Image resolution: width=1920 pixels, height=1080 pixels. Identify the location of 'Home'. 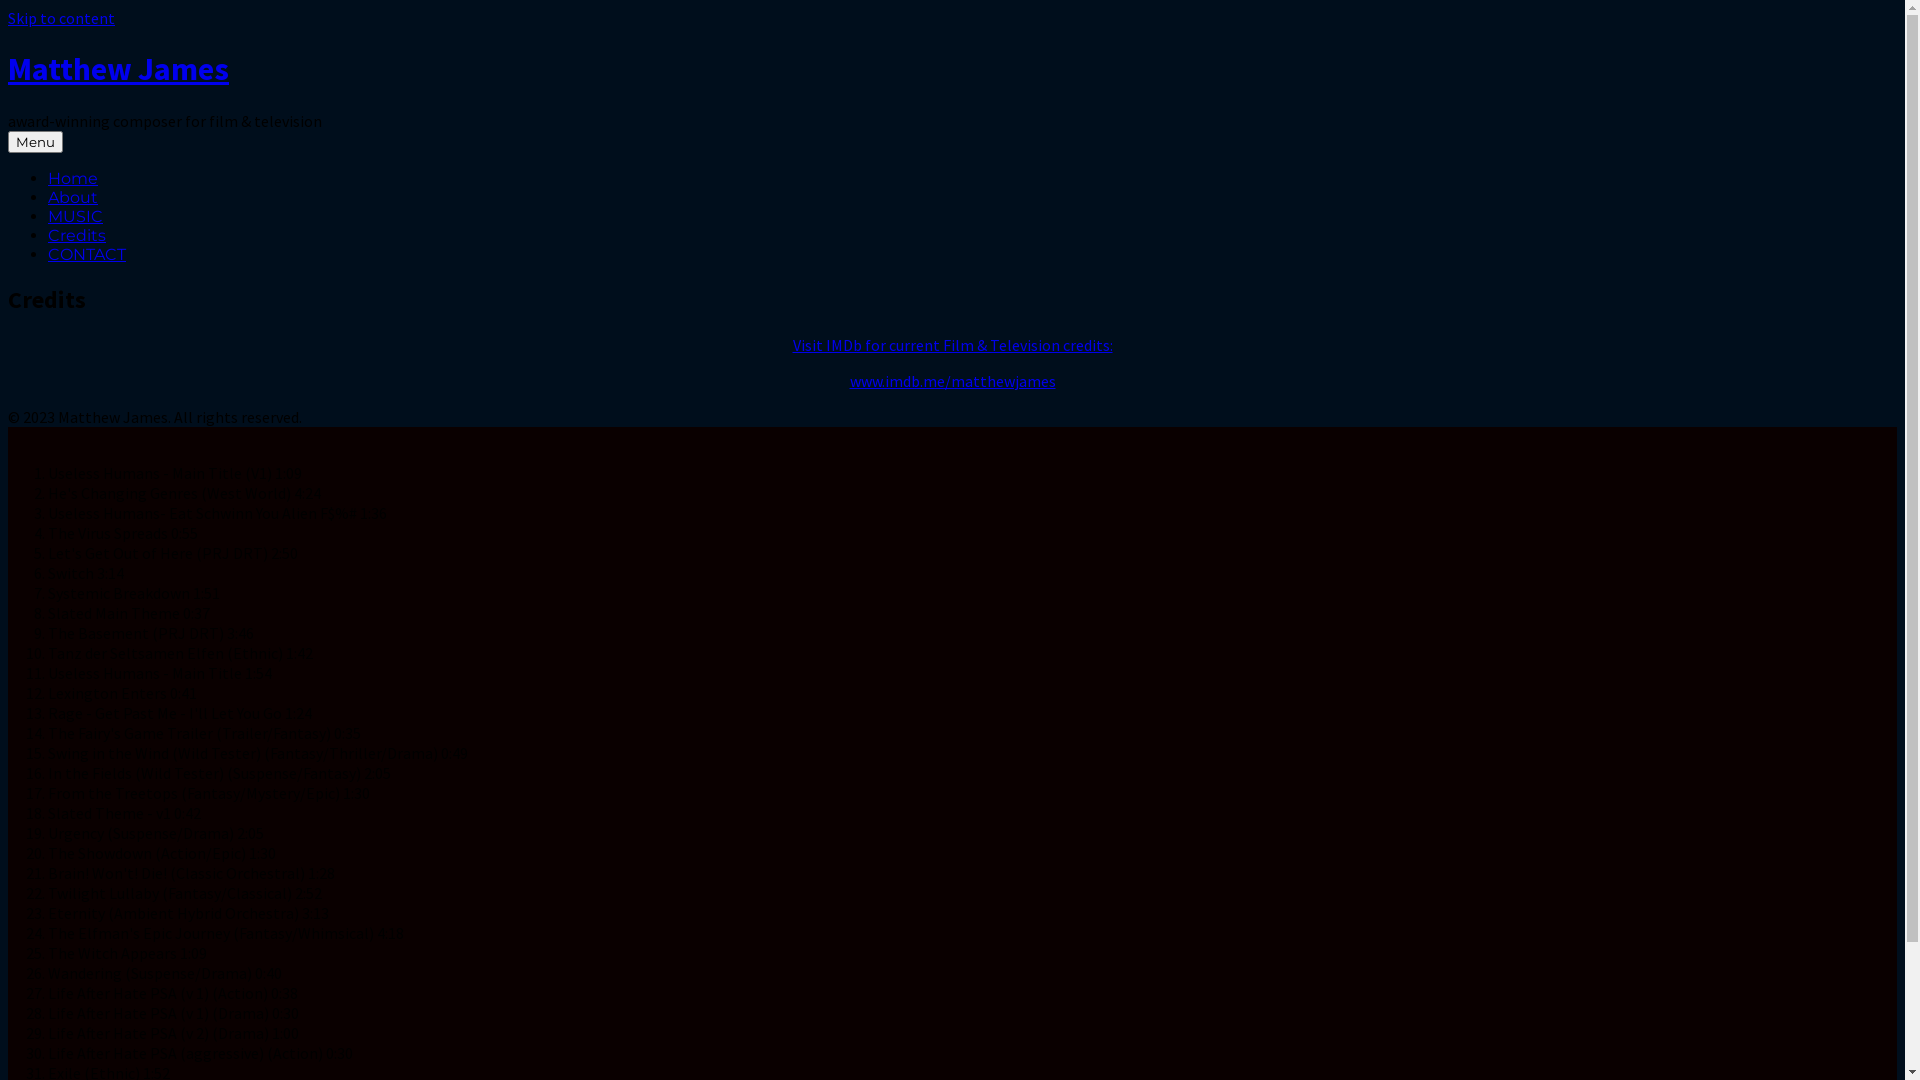
(72, 177).